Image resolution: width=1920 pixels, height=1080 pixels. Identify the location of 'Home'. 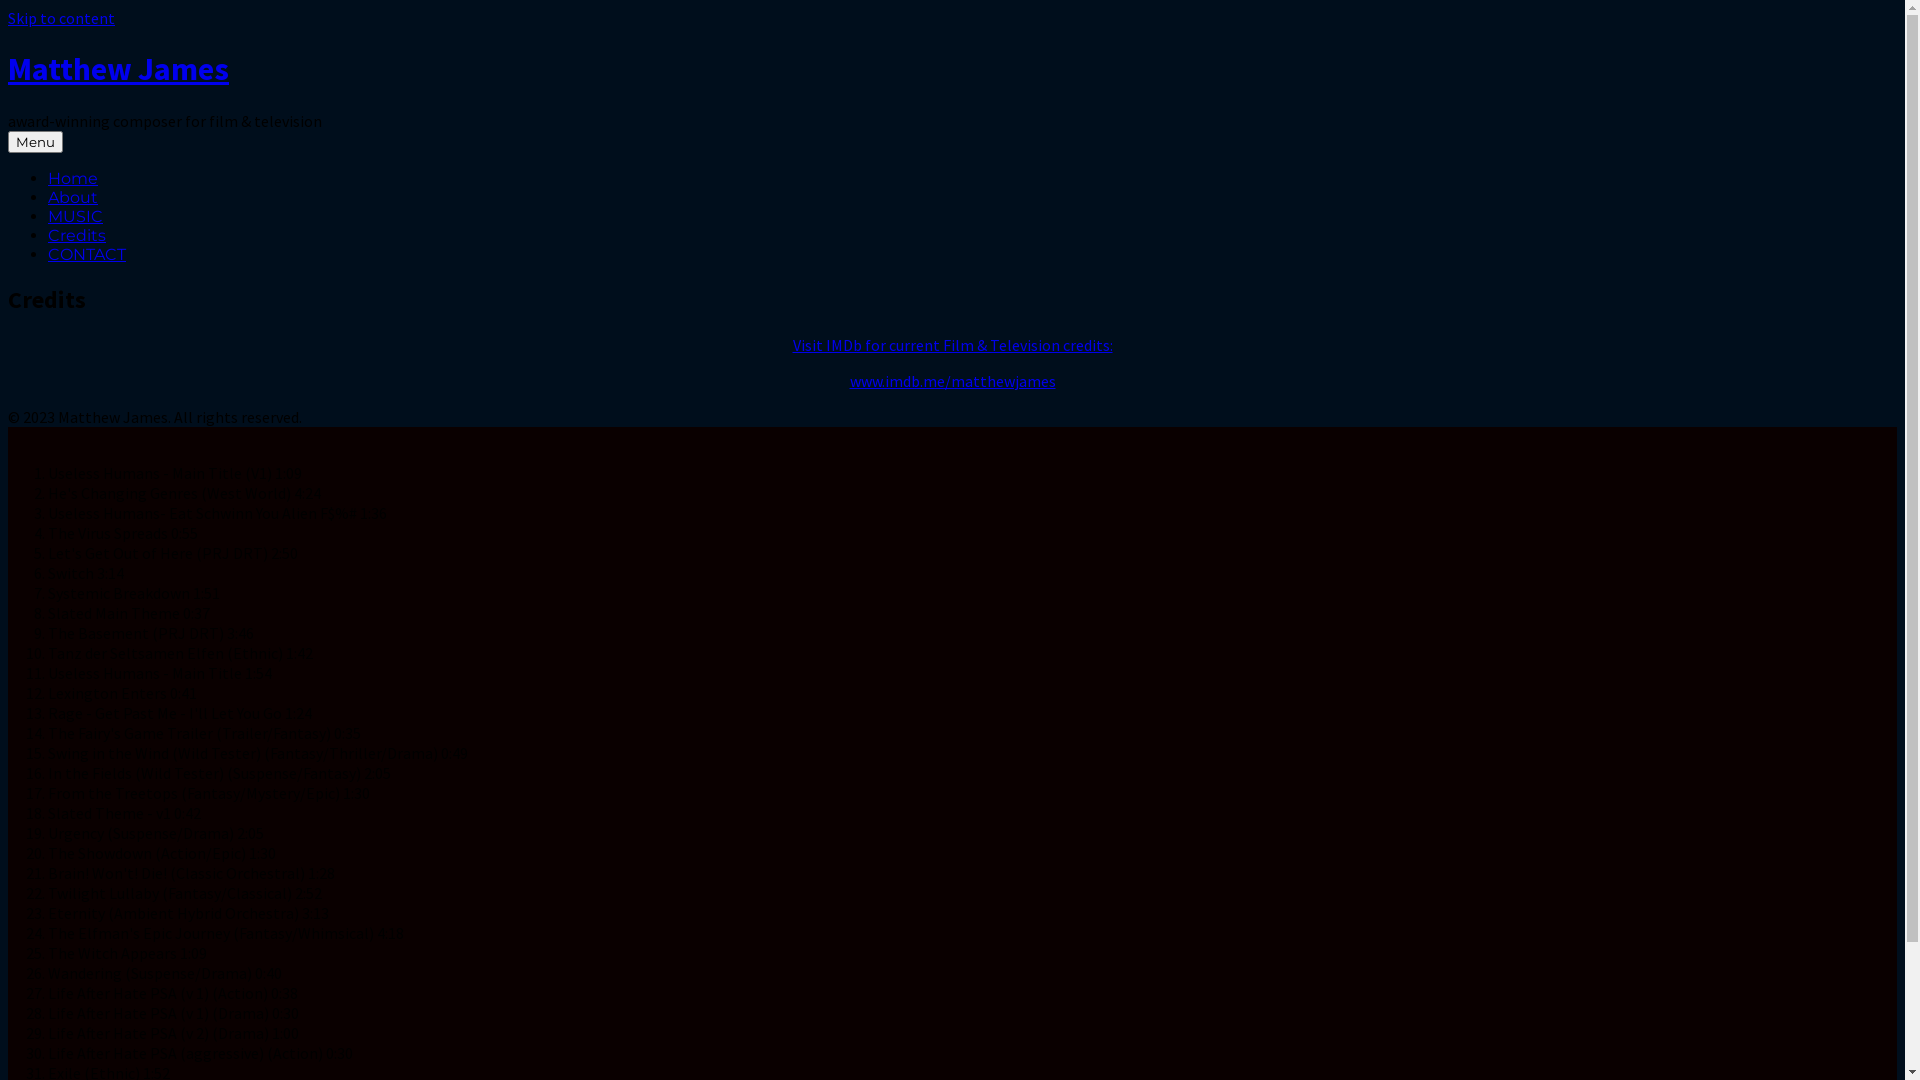
(72, 177).